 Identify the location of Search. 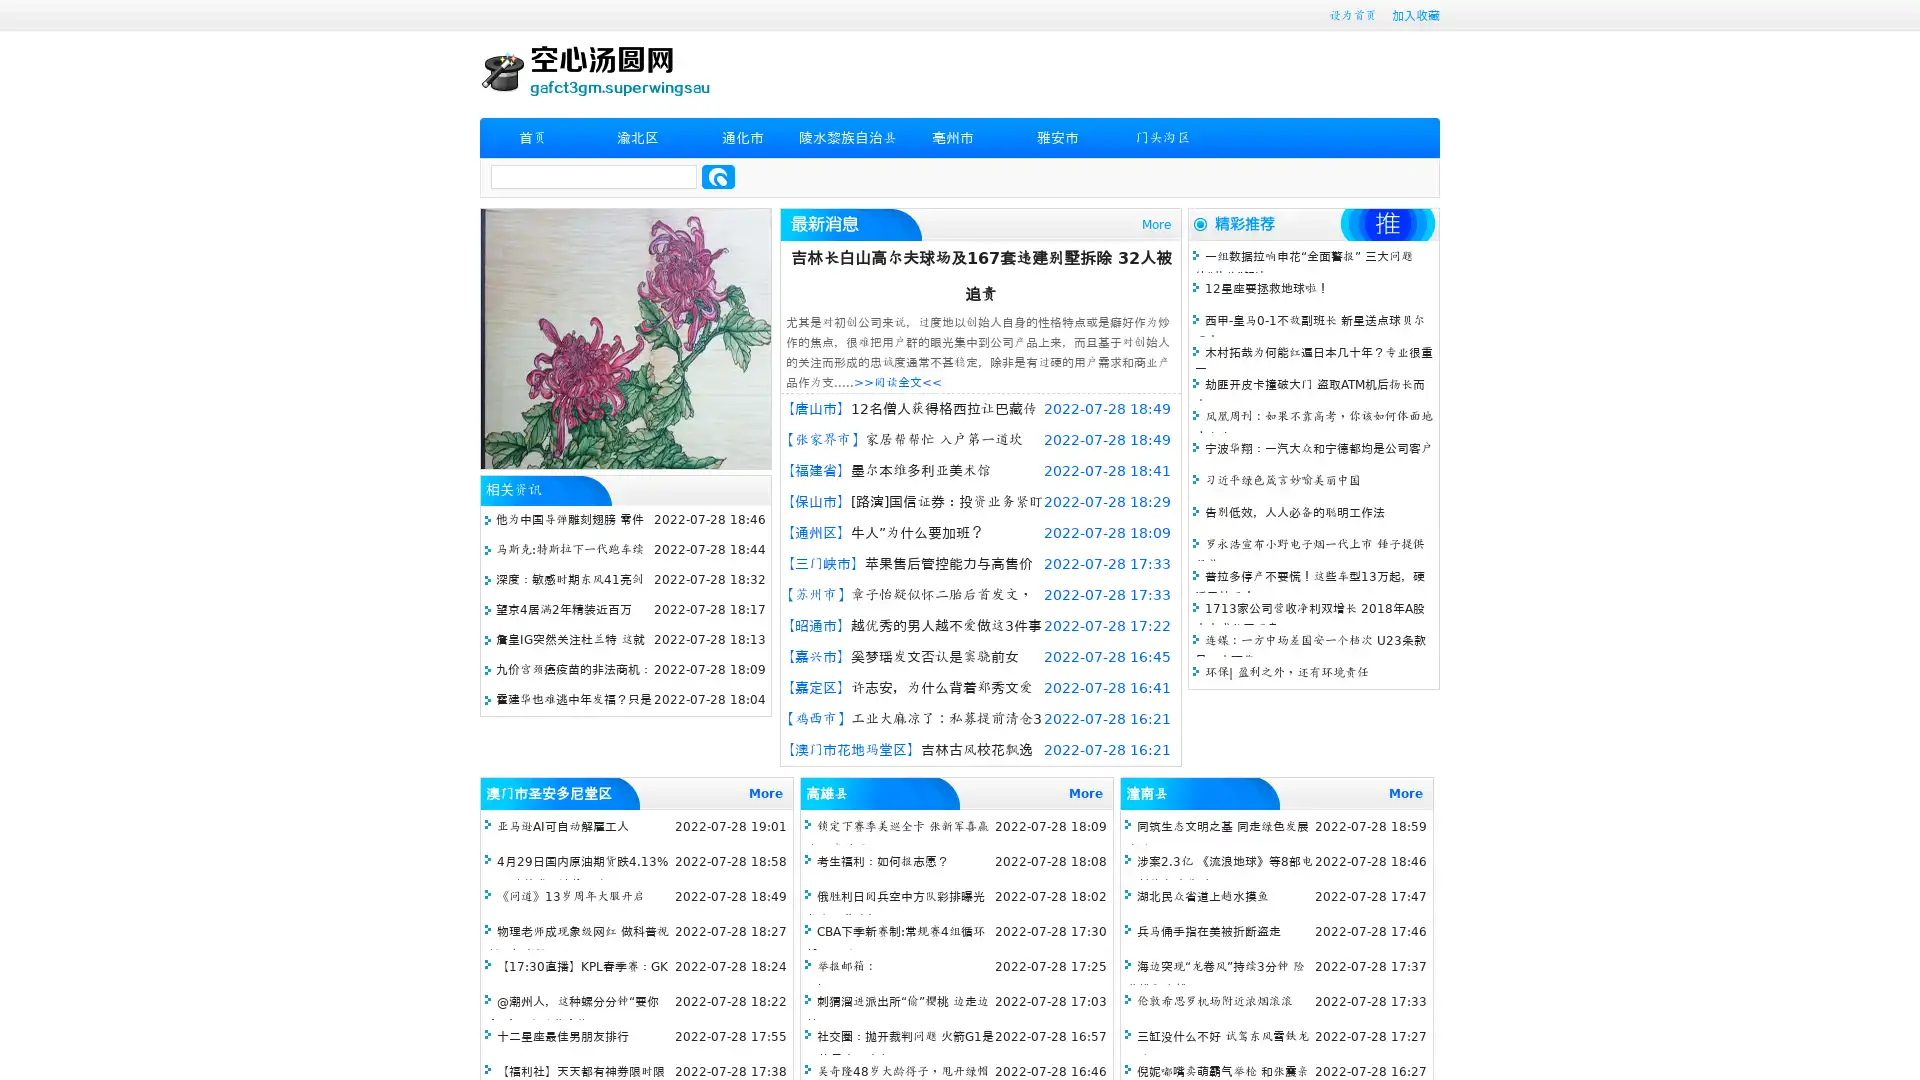
(718, 176).